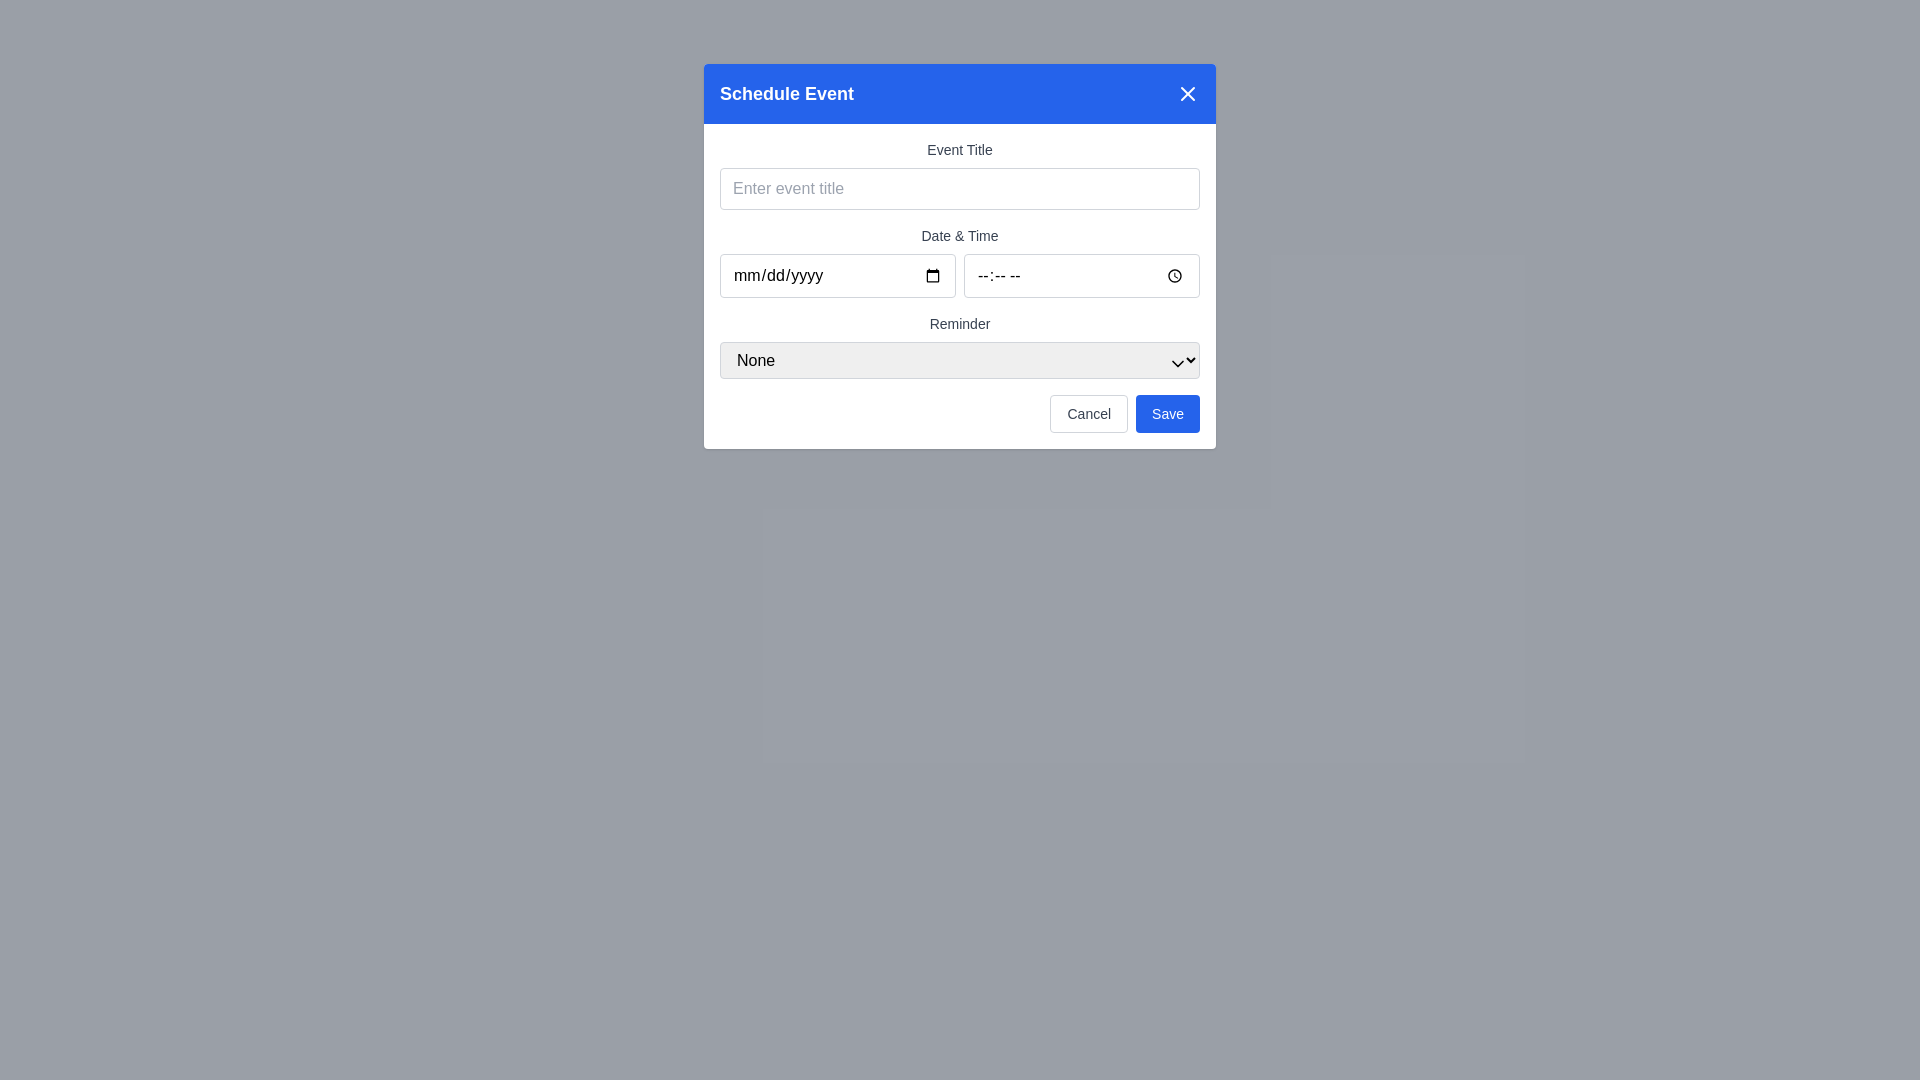 Image resolution: width=1920 pixels, height=1080 pixels. Describe the element at coordinates (1177, 363) in the screenshot. I see `the small triangular downward arrow icon located at the far-right side of the 'Reminder' dropdown field in the 'Schedule Event' modal dialog` at that location.